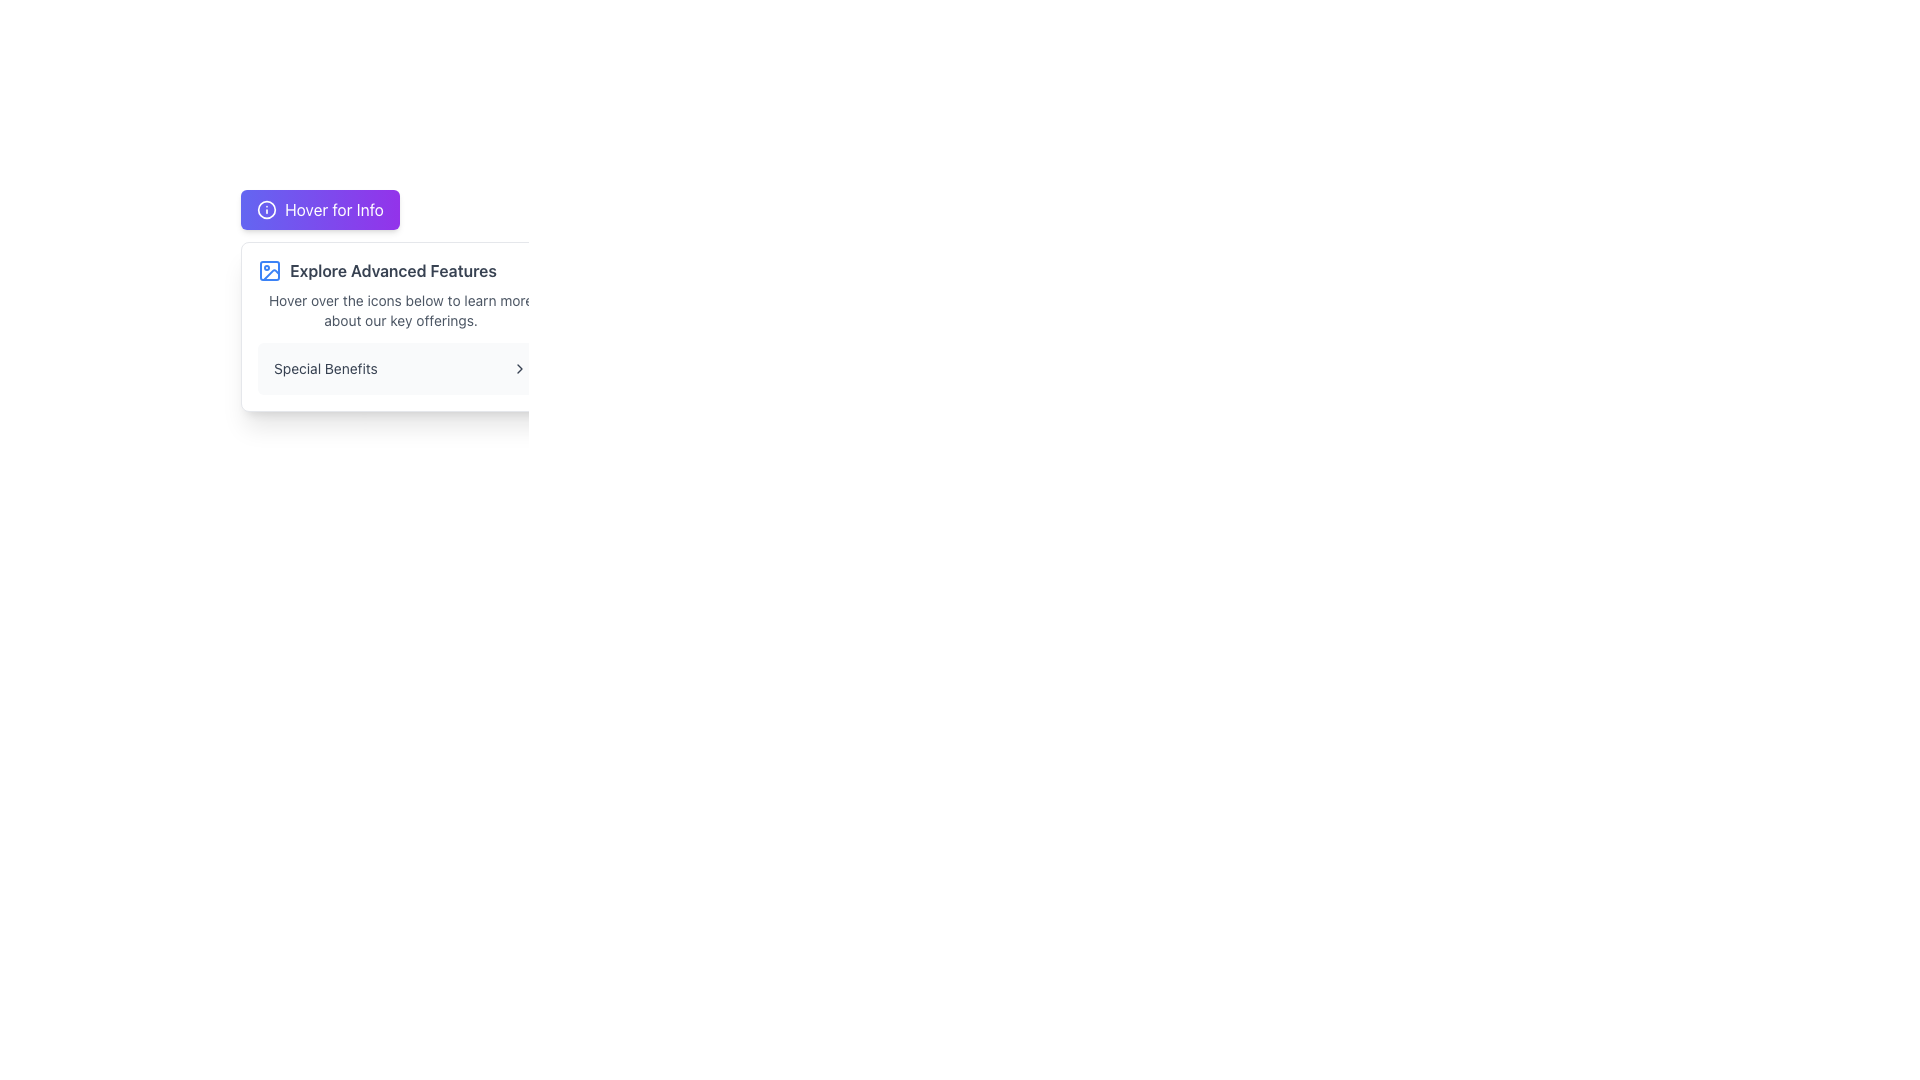 Image resolution: width=1920 pixels, height=1080 pixels. I want to click on the Information Icon, which is a circular icon with an 'i' symbol inside, located to the left of the 'Hover for Info' text, so click(266, 209).